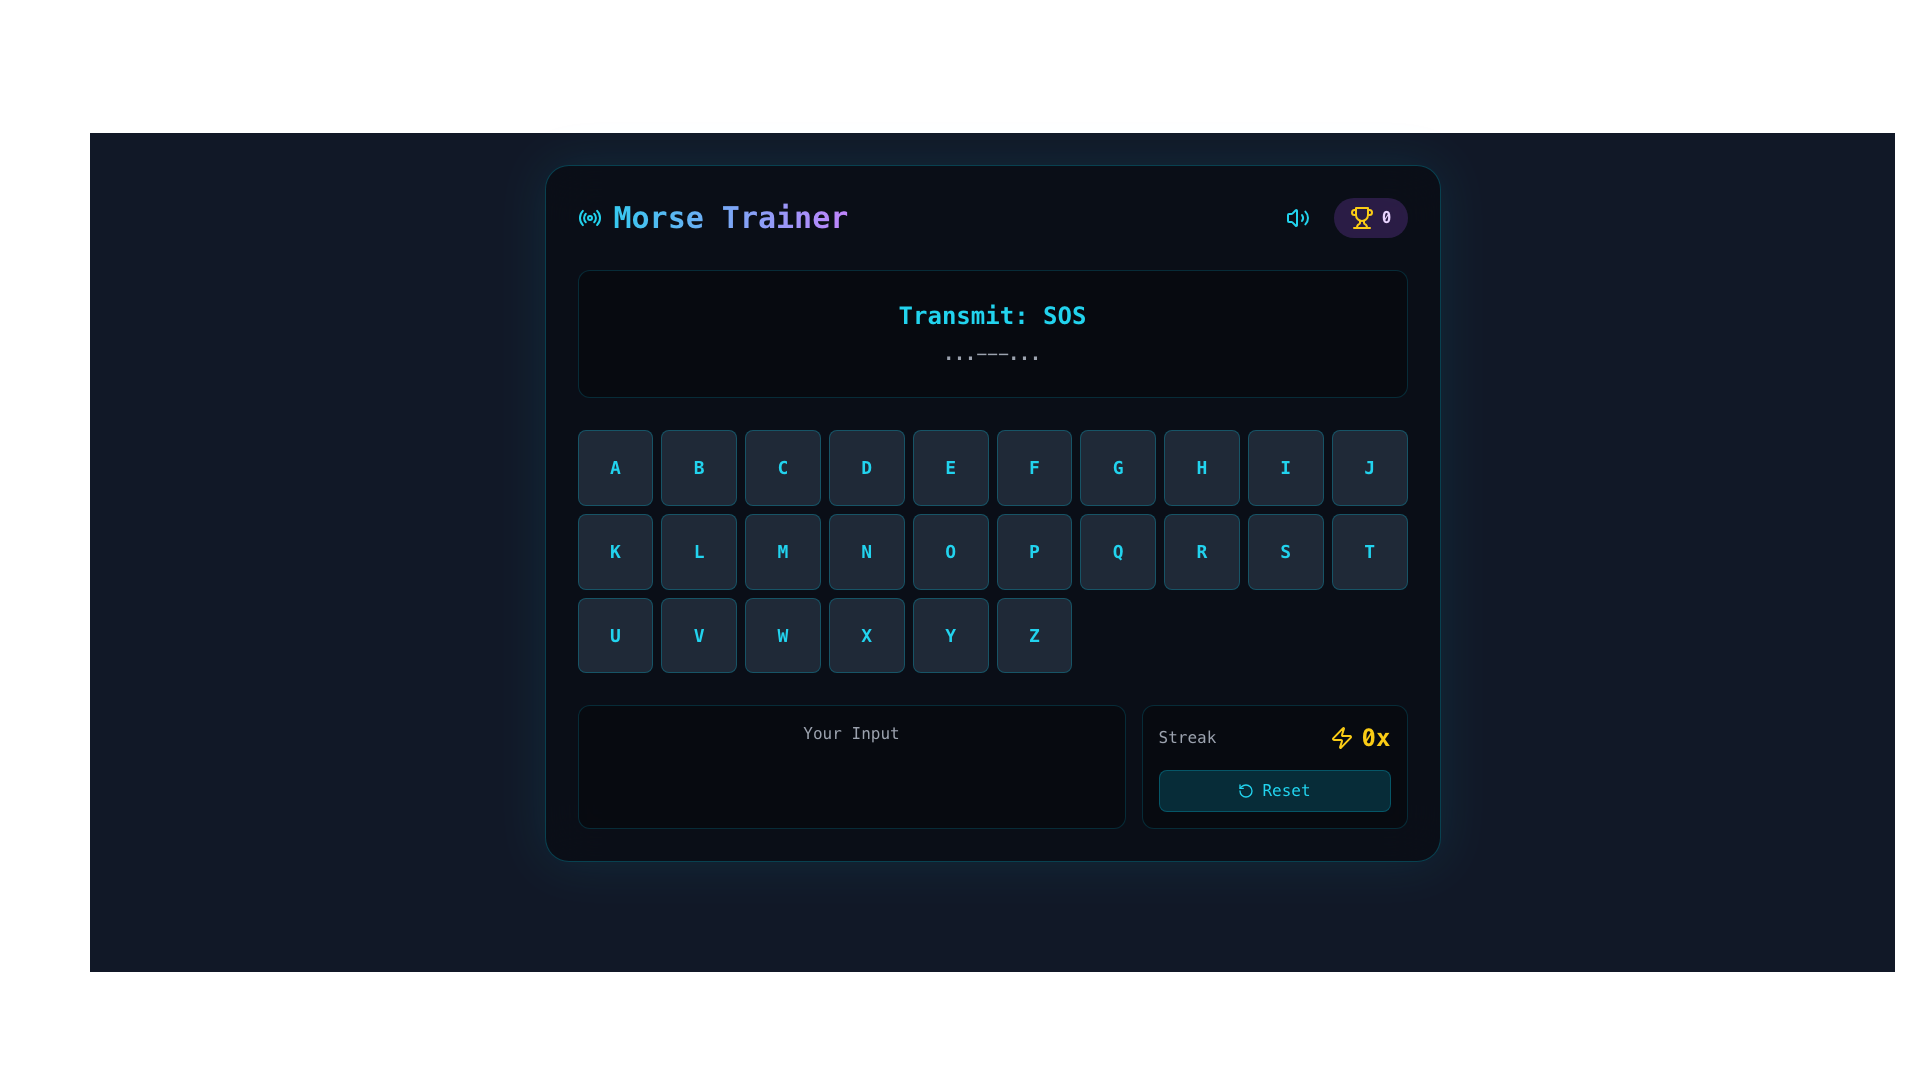  What do you see at coordinates (992, 333) in the screenshot?
I see `the text display element that shows 'Transmit: SOS' in bold cyan font and the Morse code '...---...' below it, which is centrally positioned above the keyboard layout panel` at bounding box center [992, 333].